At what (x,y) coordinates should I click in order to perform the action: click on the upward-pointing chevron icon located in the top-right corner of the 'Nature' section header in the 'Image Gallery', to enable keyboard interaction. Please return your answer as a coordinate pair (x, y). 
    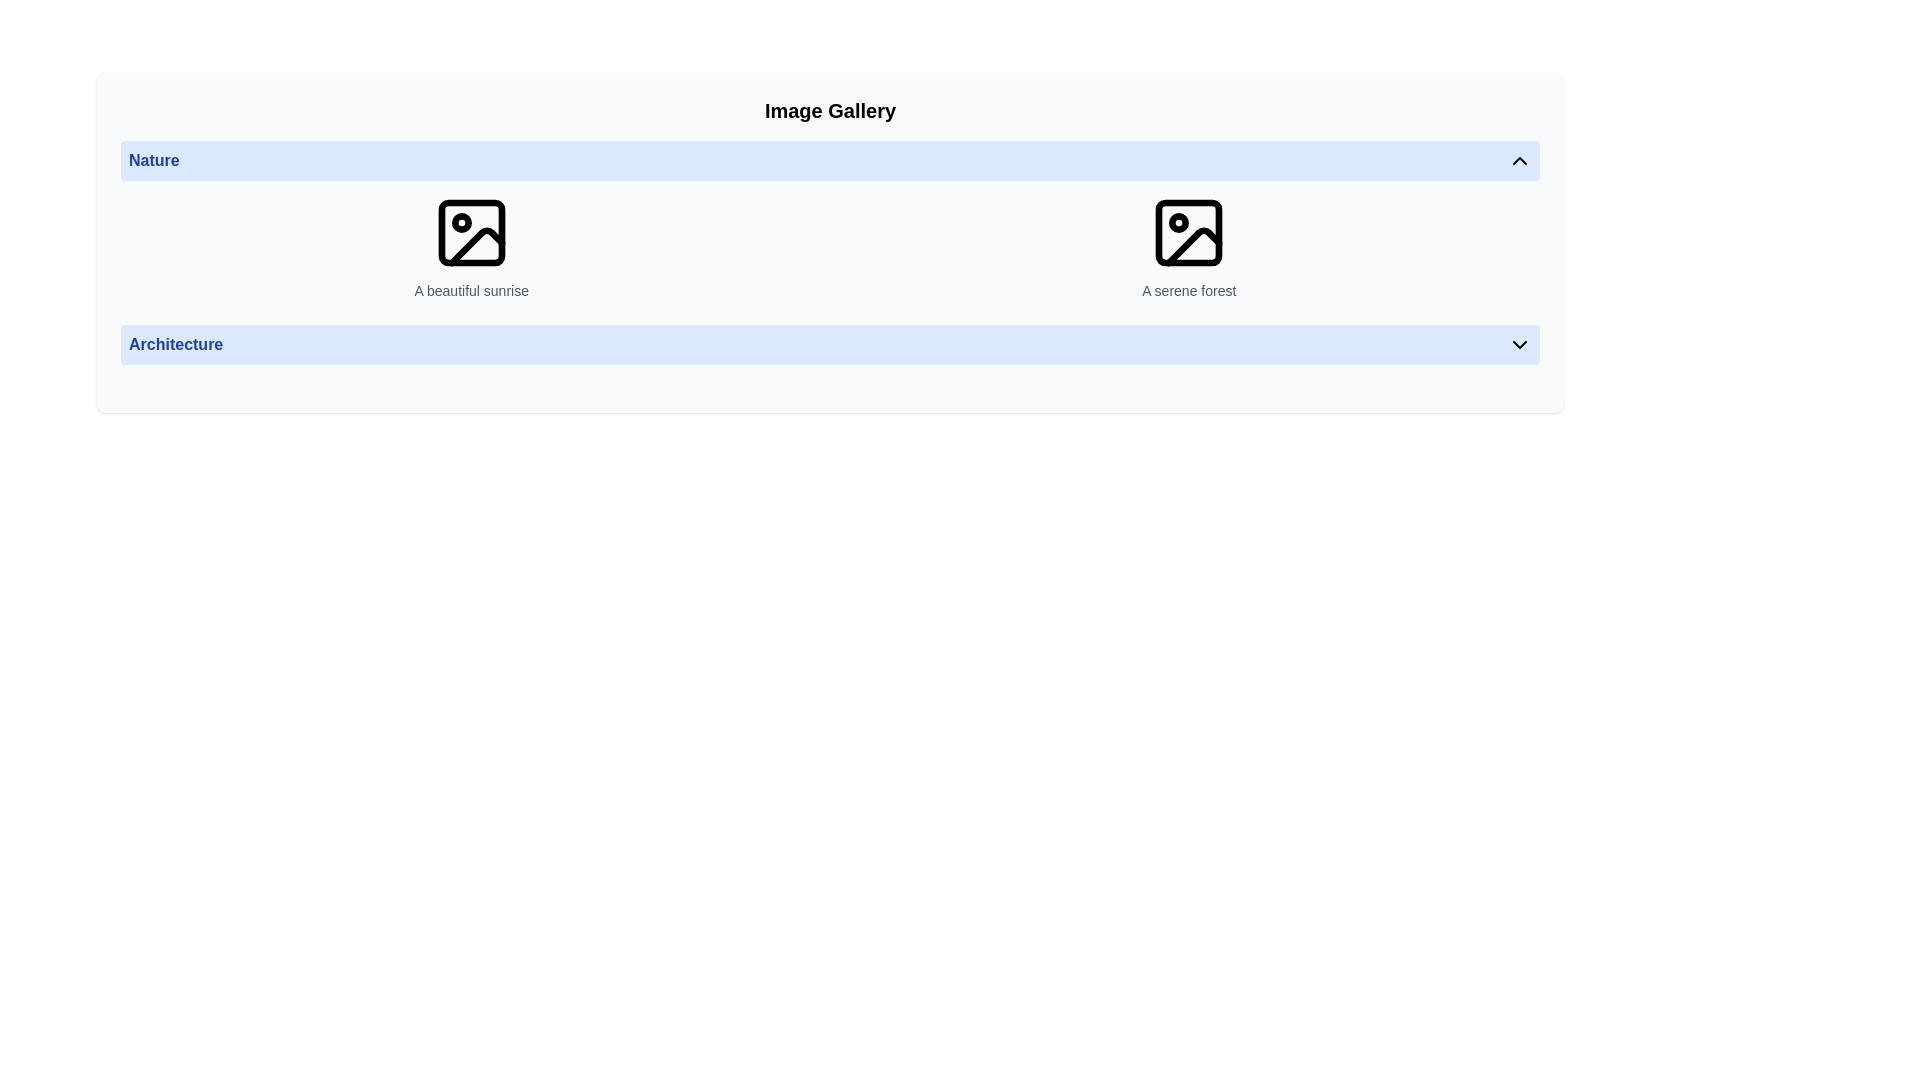
    Looking at the image, I should click on (1520, 160).